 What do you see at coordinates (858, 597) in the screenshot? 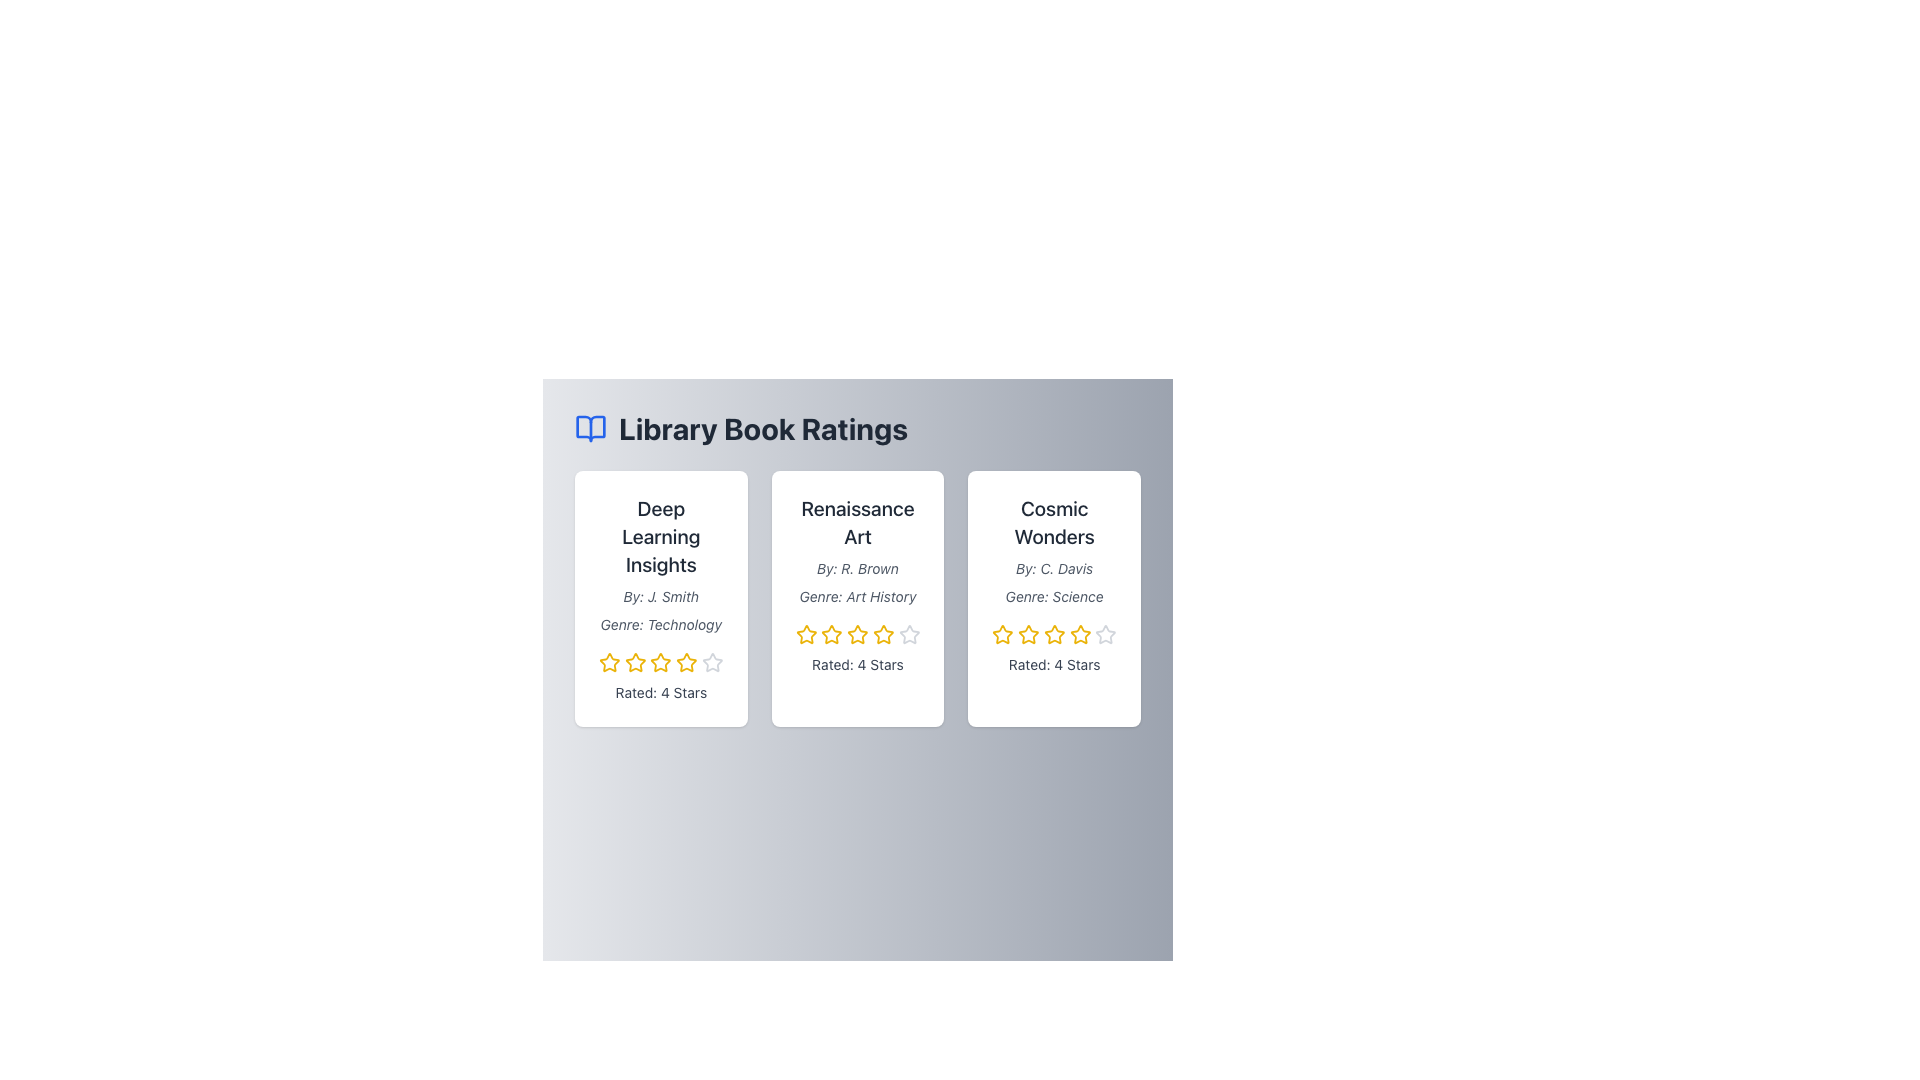
I see `the central book card in the grid layout, which displays the title, author, genre, and rating` at bounding box center [858, 597].